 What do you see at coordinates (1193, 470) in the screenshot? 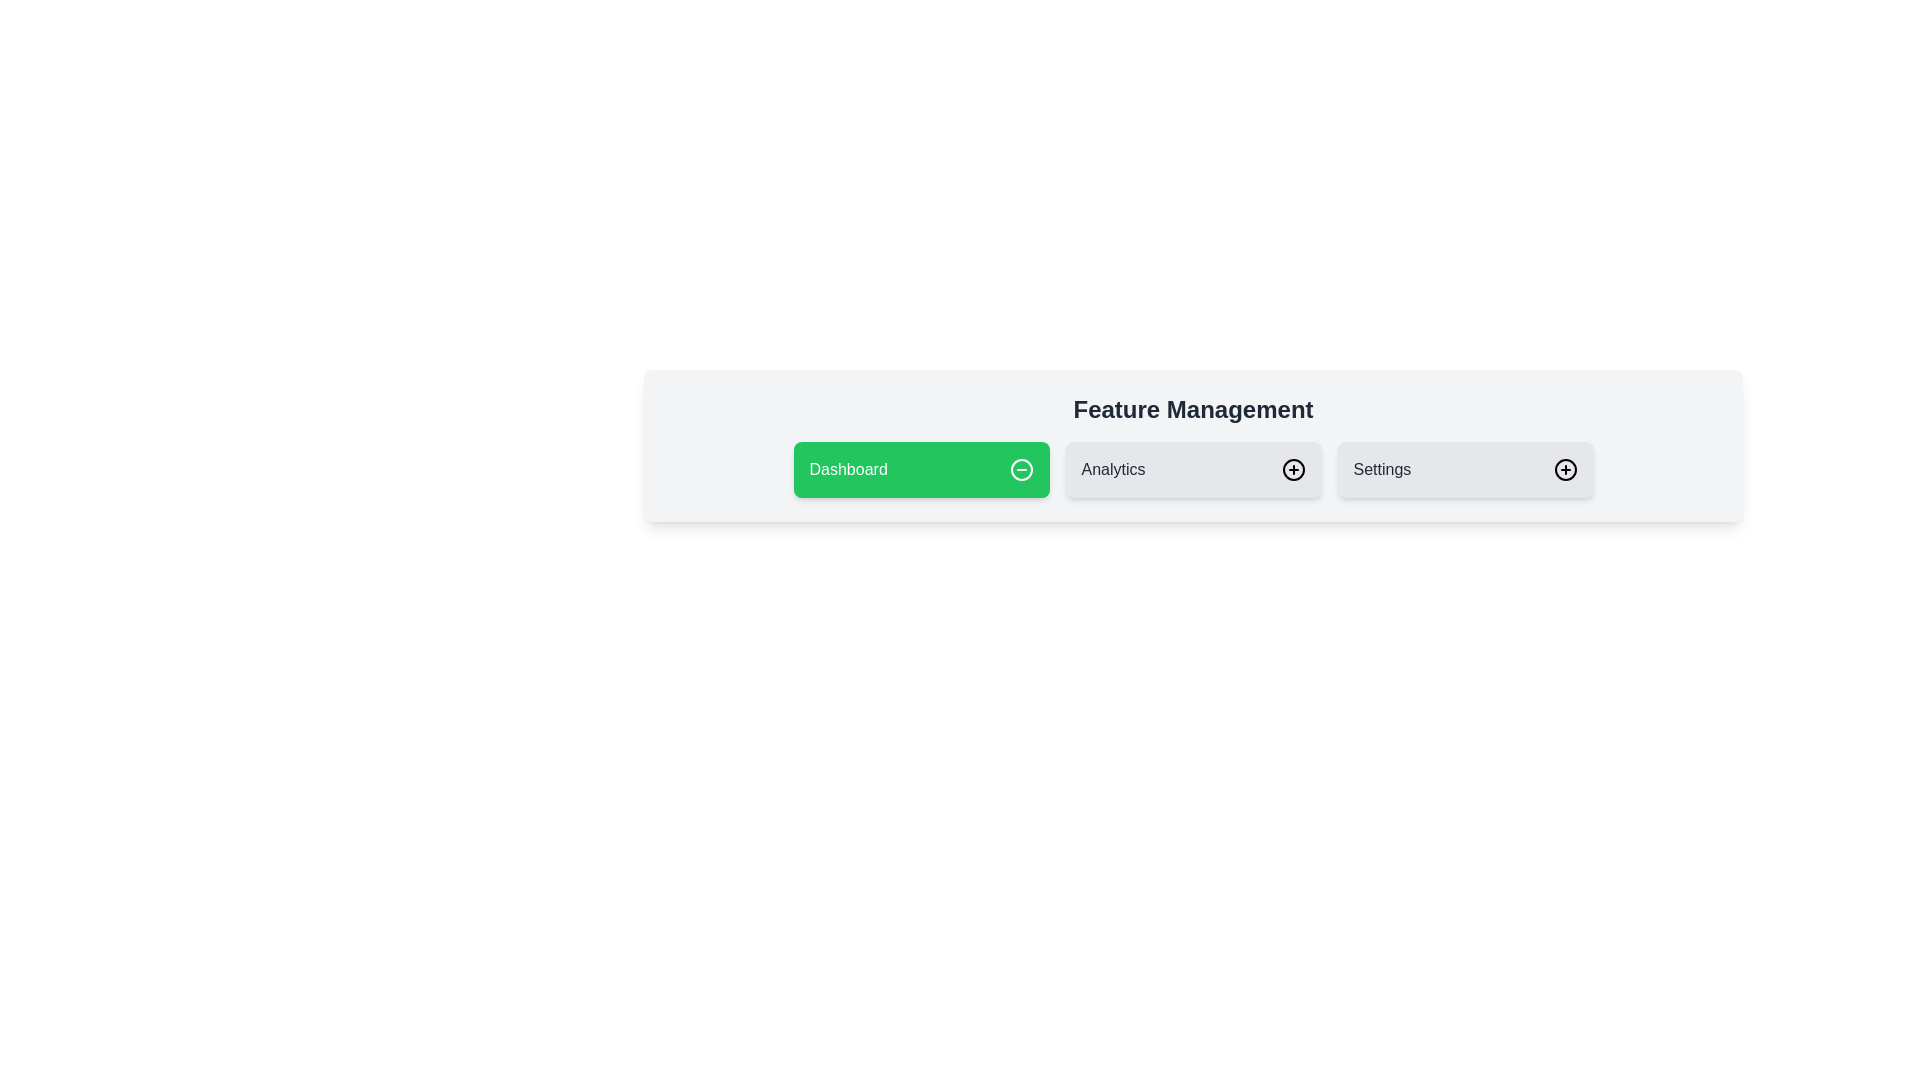
I see `the segmented control component, specifically` at bounding box center [1193, 470].